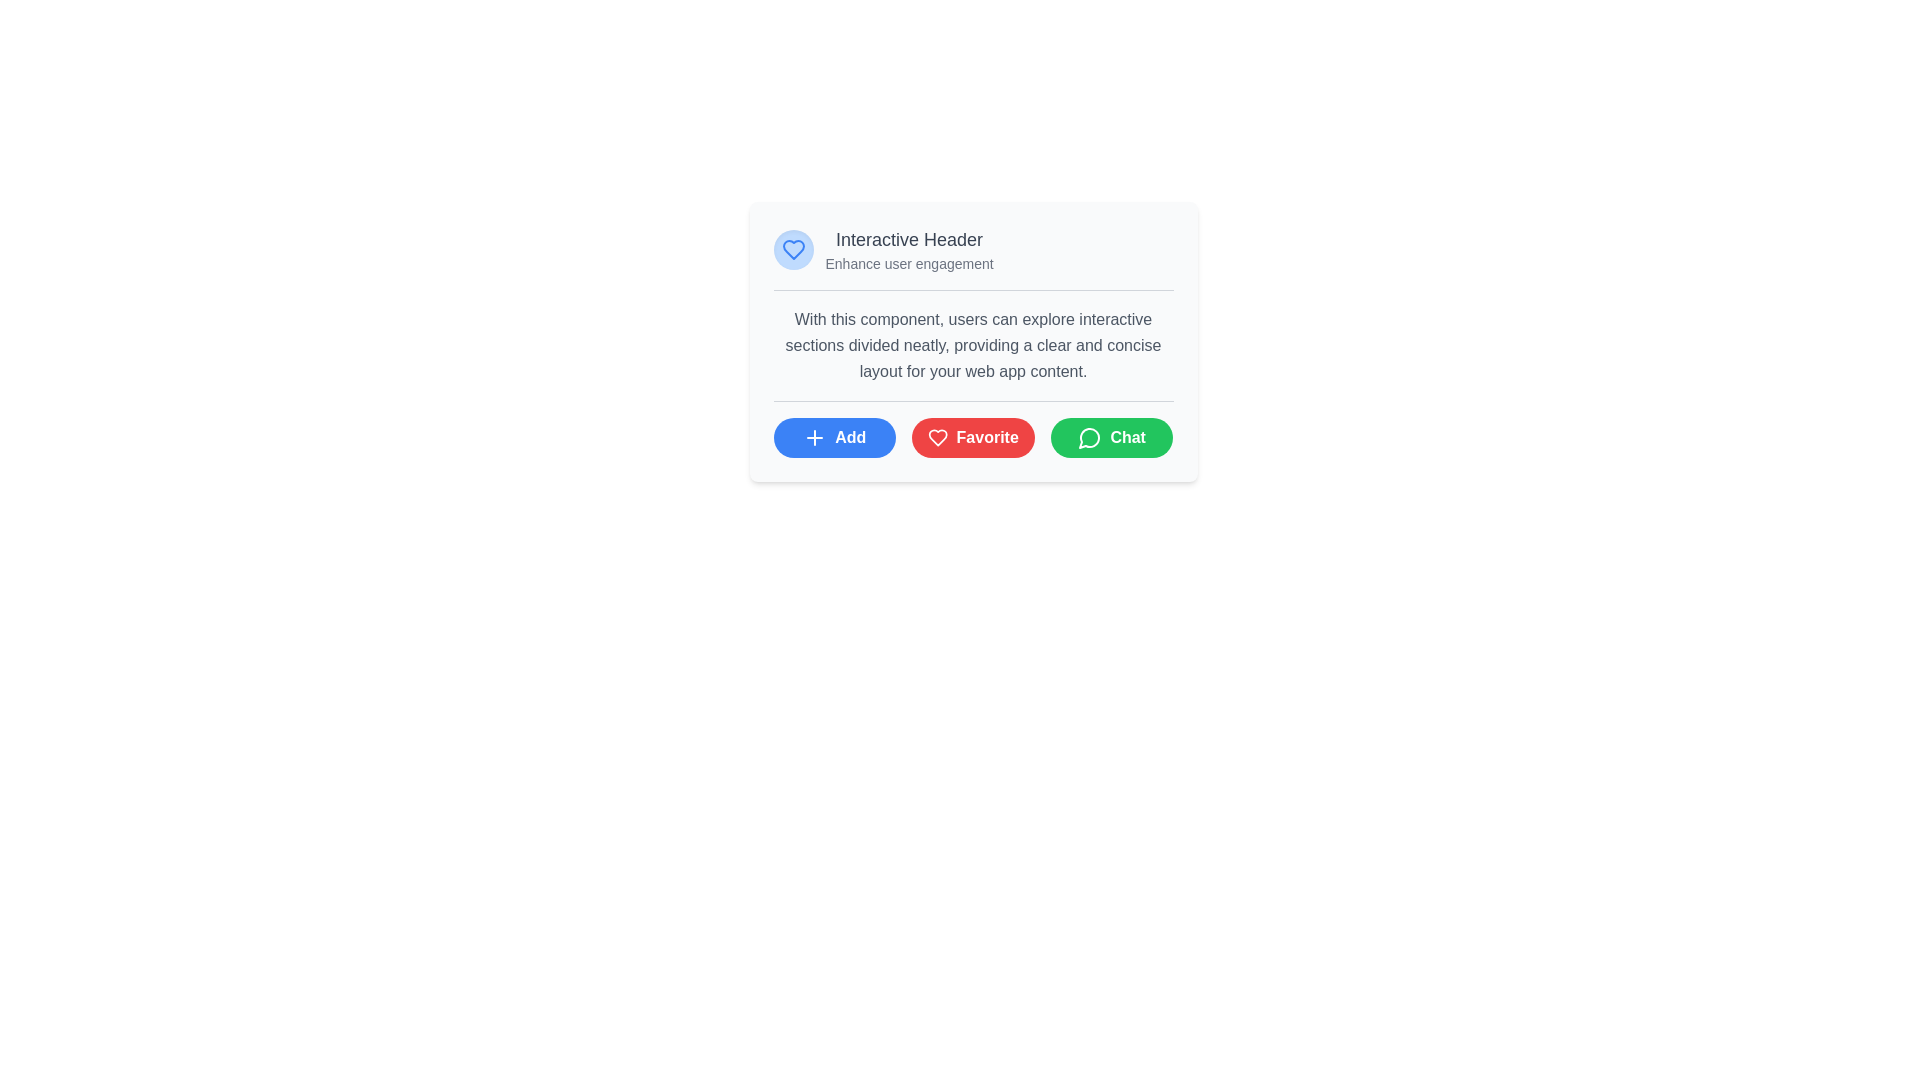 This screenshot has width=1920, height=1080. Describe the element at coordinates (908, 262) in the screenshot. I see `static text located directly below the 'Interactive Header' title, which provides supplementary information or context related to it` at that location.